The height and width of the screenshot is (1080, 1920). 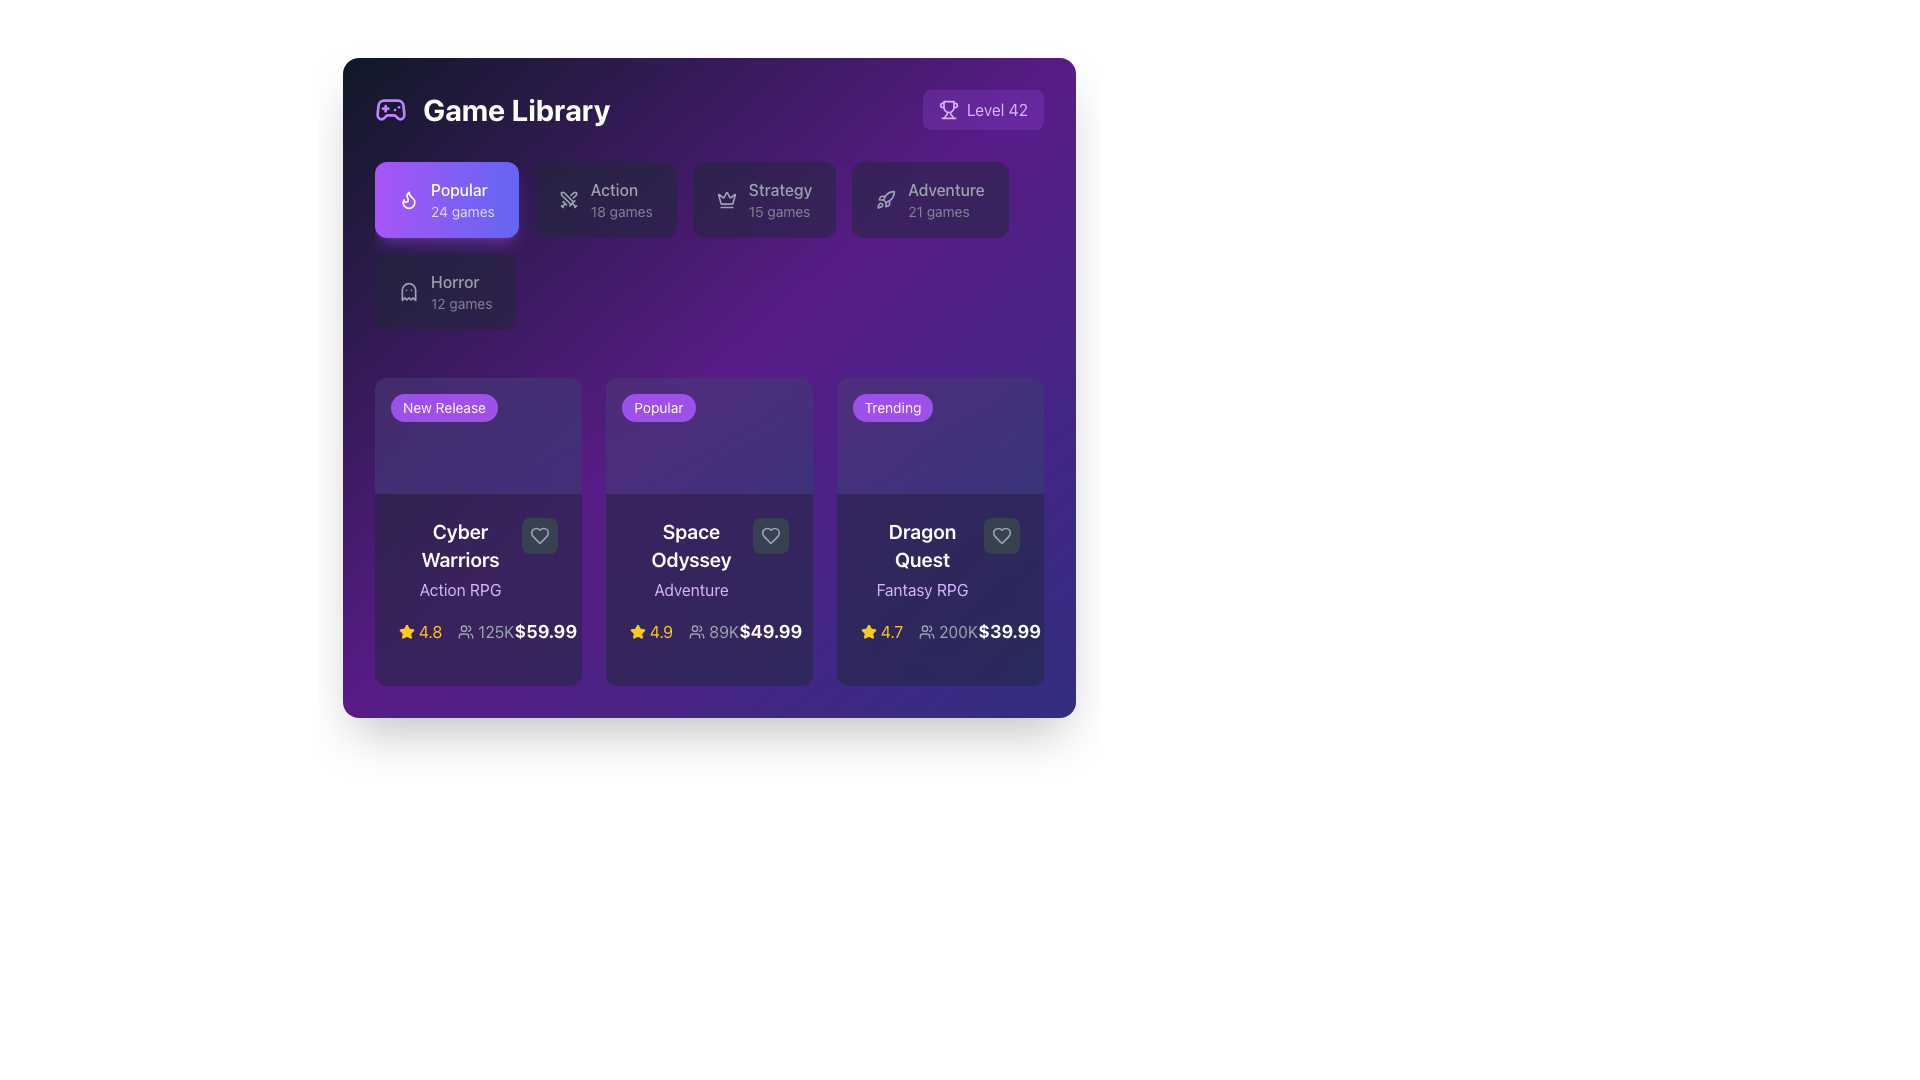 I want to click on the status display component featuring a trophy icon and the text 'Level 42', so click(x=983, y=110).